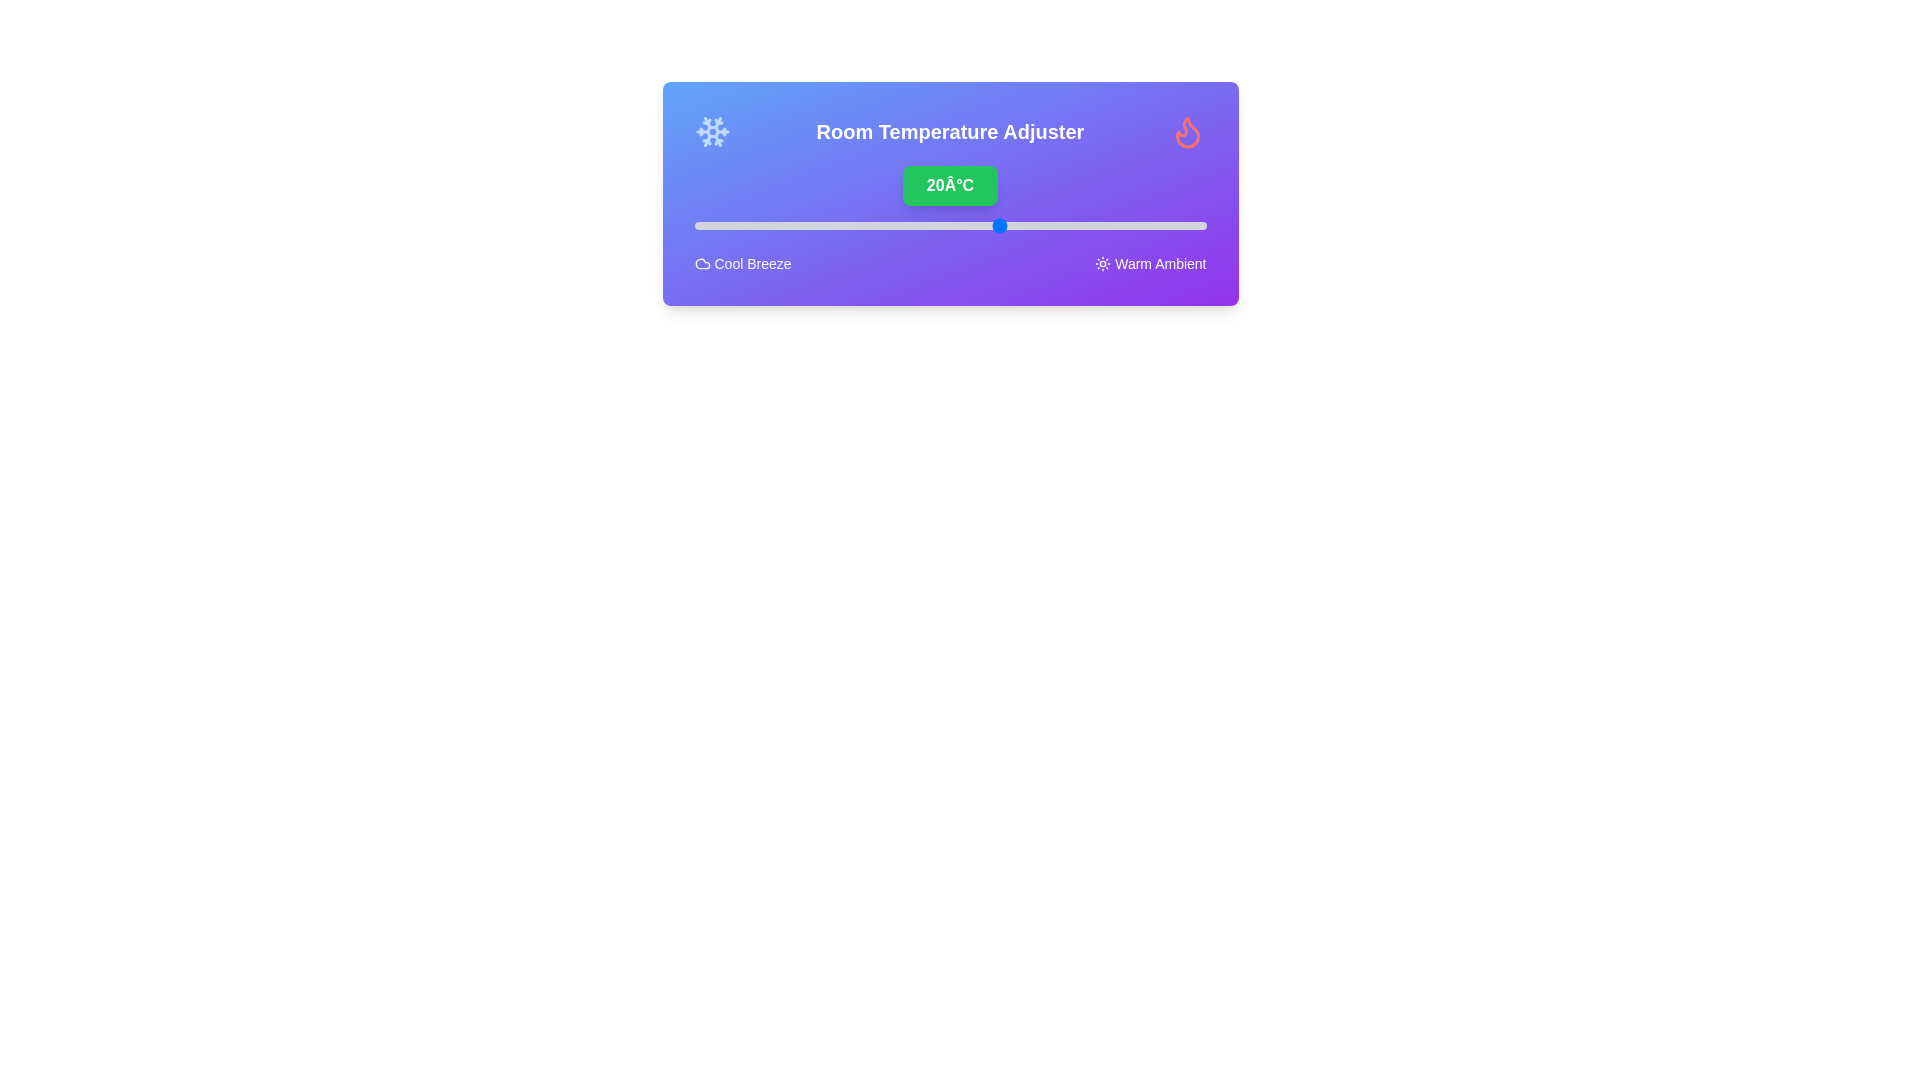 This screenshot has width=1920, height=1080. I want to click on the 'Cool Breeze' text and icon, so click(742, 262).